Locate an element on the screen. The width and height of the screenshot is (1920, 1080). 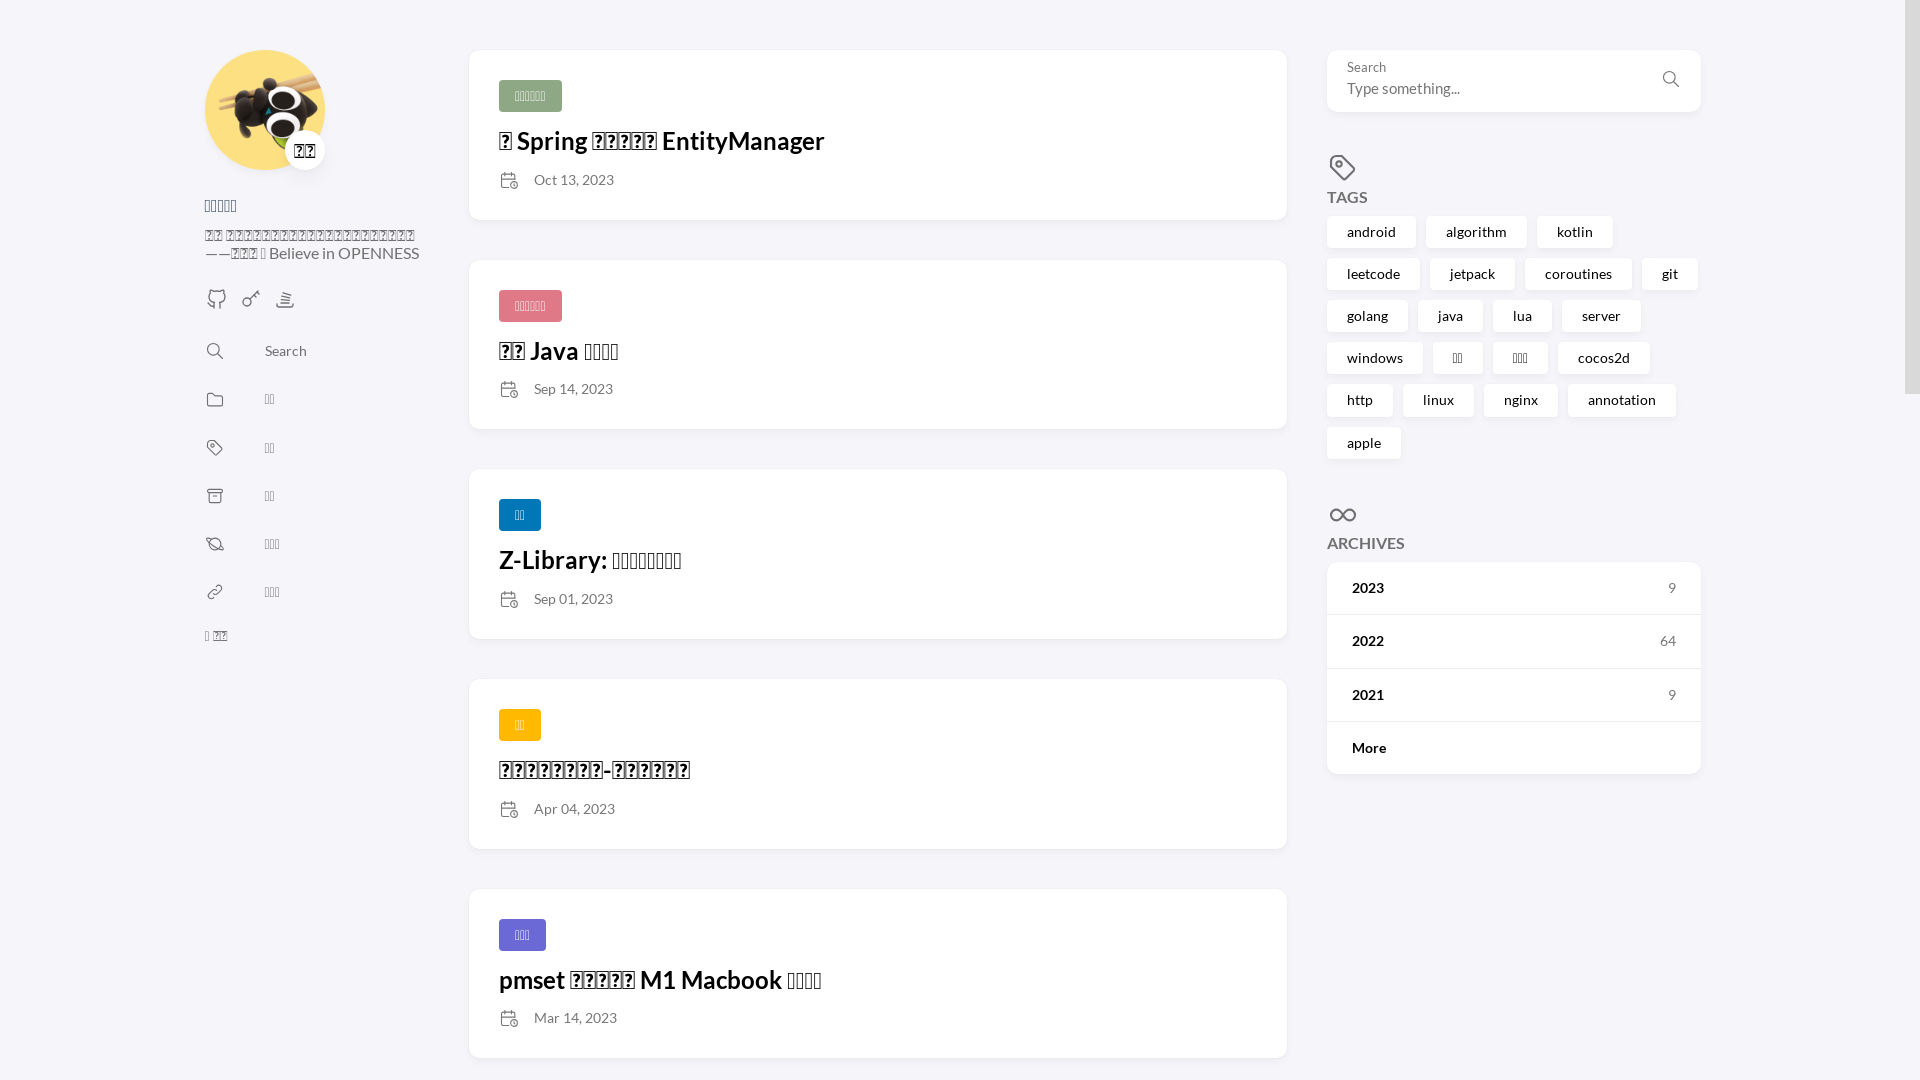
'http' is located at coordinates (1358, 400).